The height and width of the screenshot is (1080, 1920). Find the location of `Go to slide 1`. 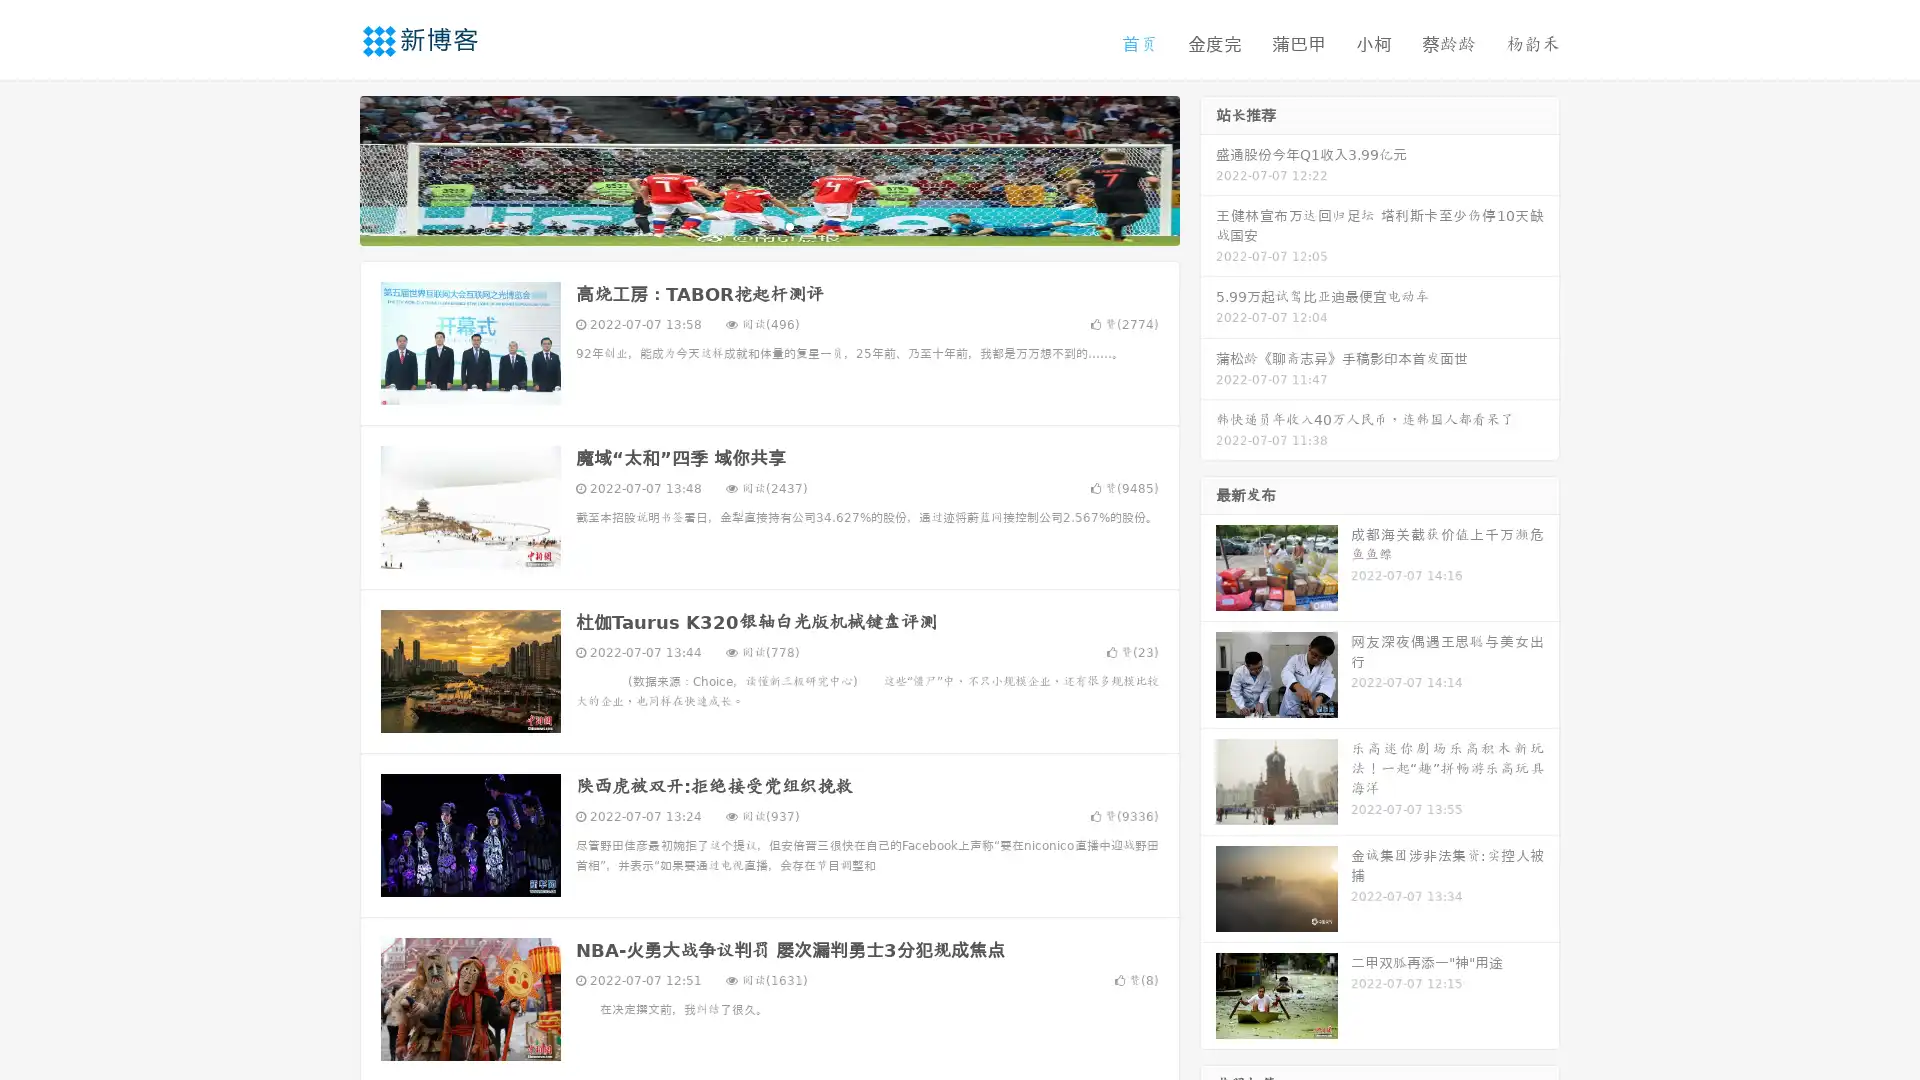

Go to slide 1 is located at coordinates (748, 225).